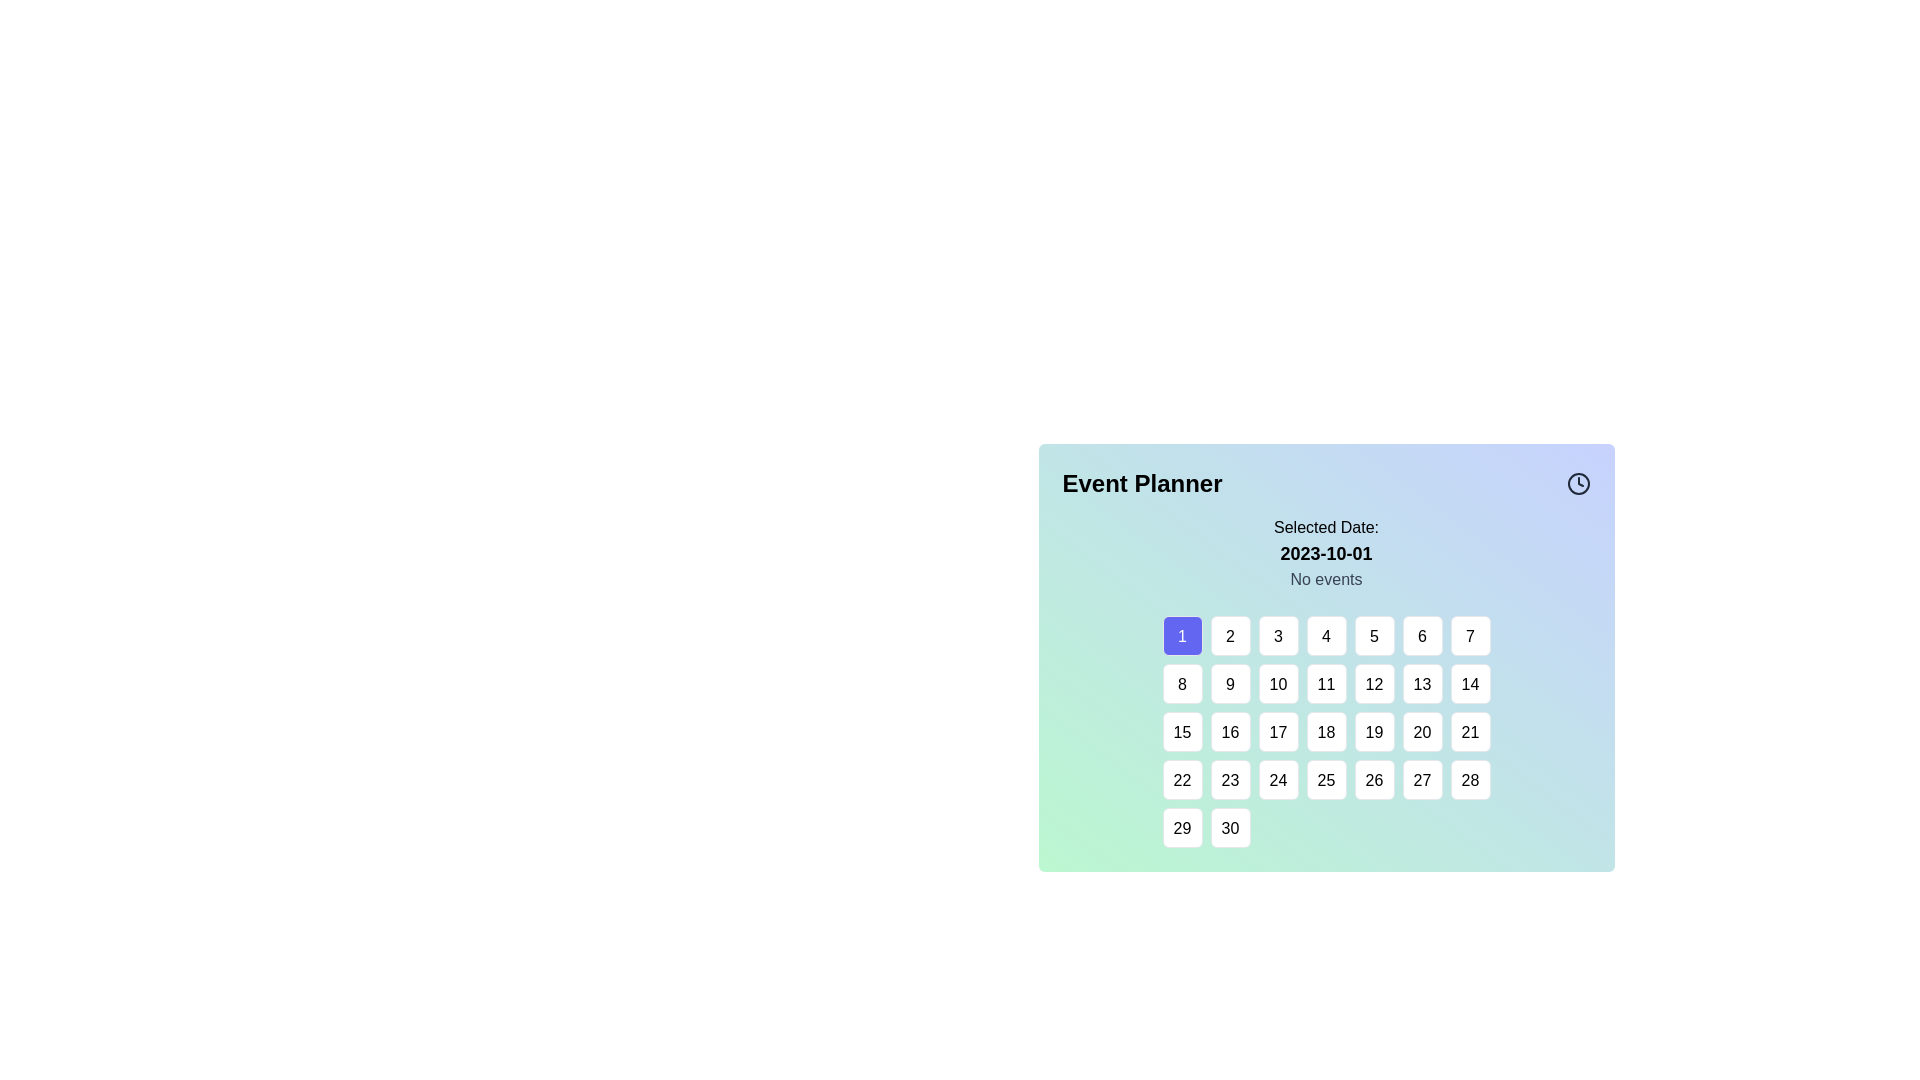 This screenshot has width=1920, height=1080. I want to click on the square-shaped button labeled '16' that is located in the third row and second column of the grid, so click(1229, 732).